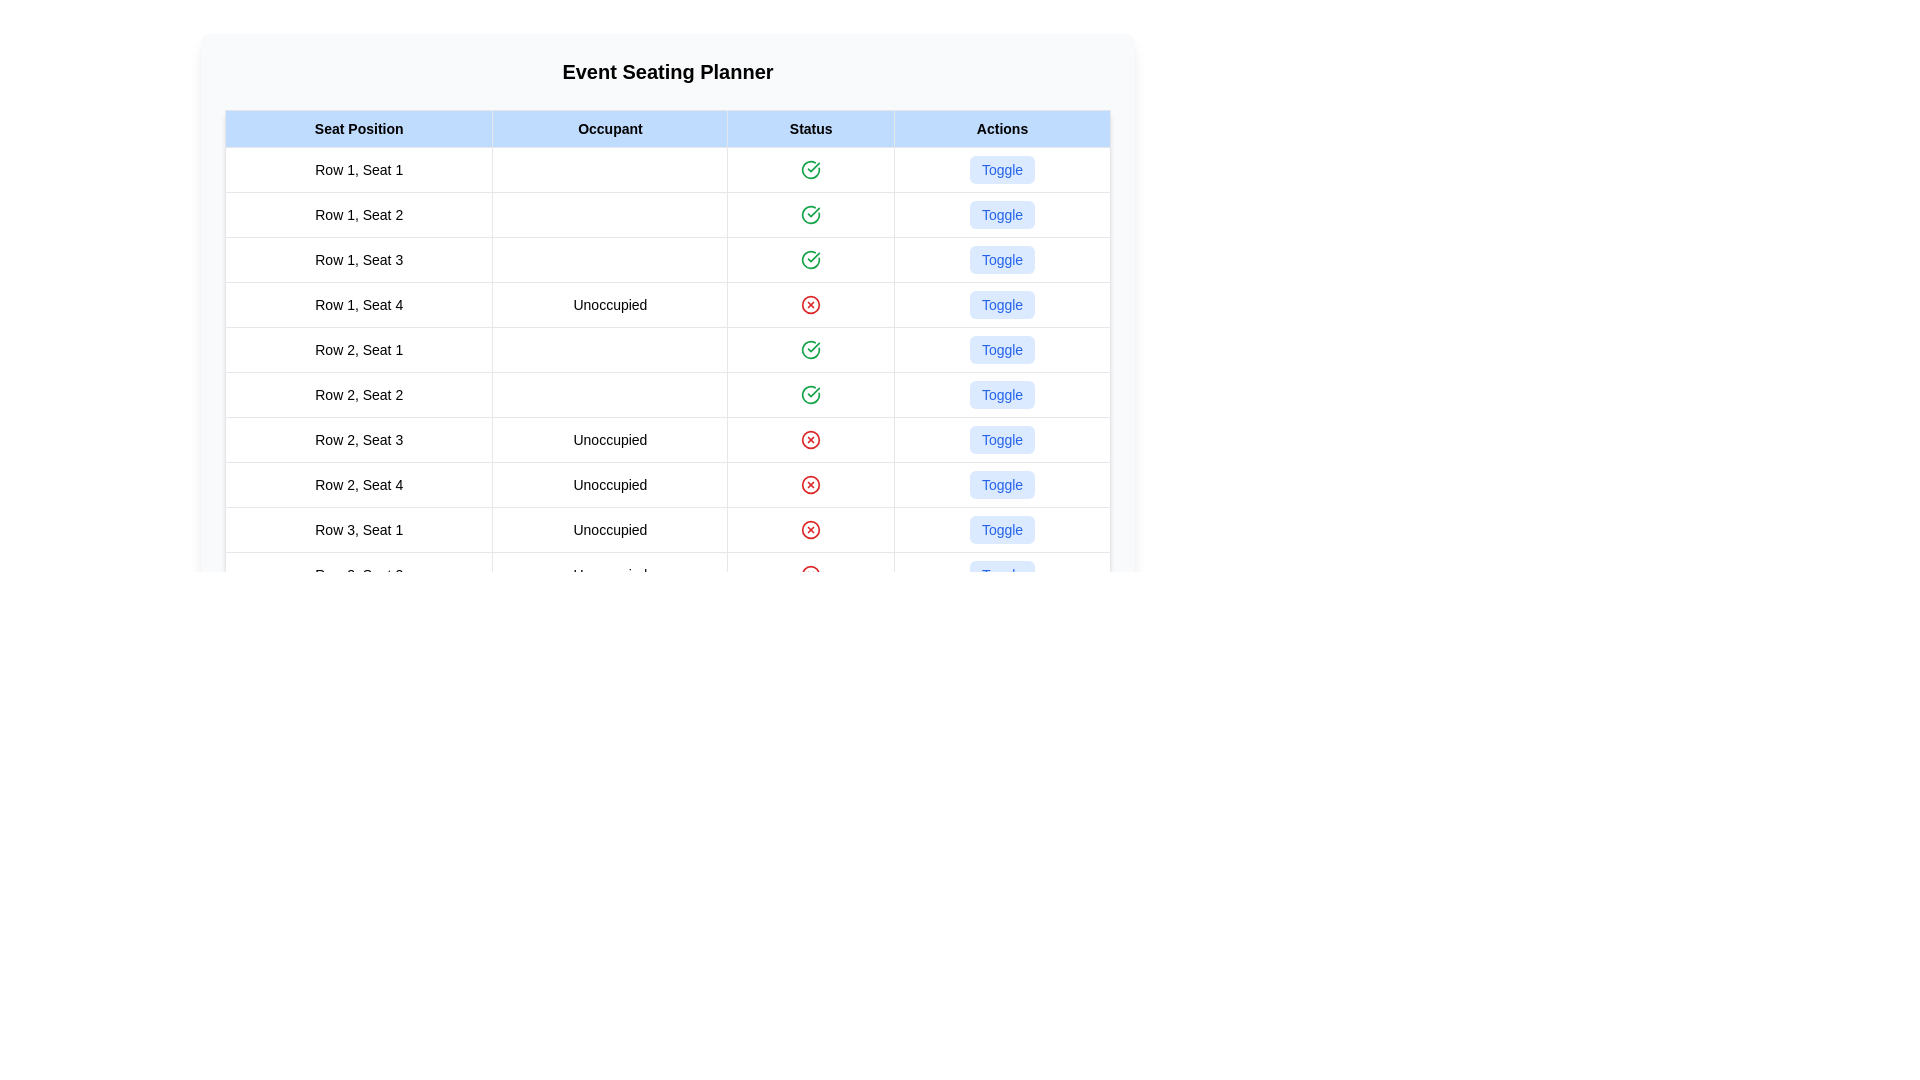 Image resolution: width=1920 pixels, height=1080 pixels. Describe the element at coordinates (667, 215) in the screenshot. I see `status indicator of the interactive table row displaying information about a specific seat, located in the second row of the seating planner table, to check its current state` at that location.